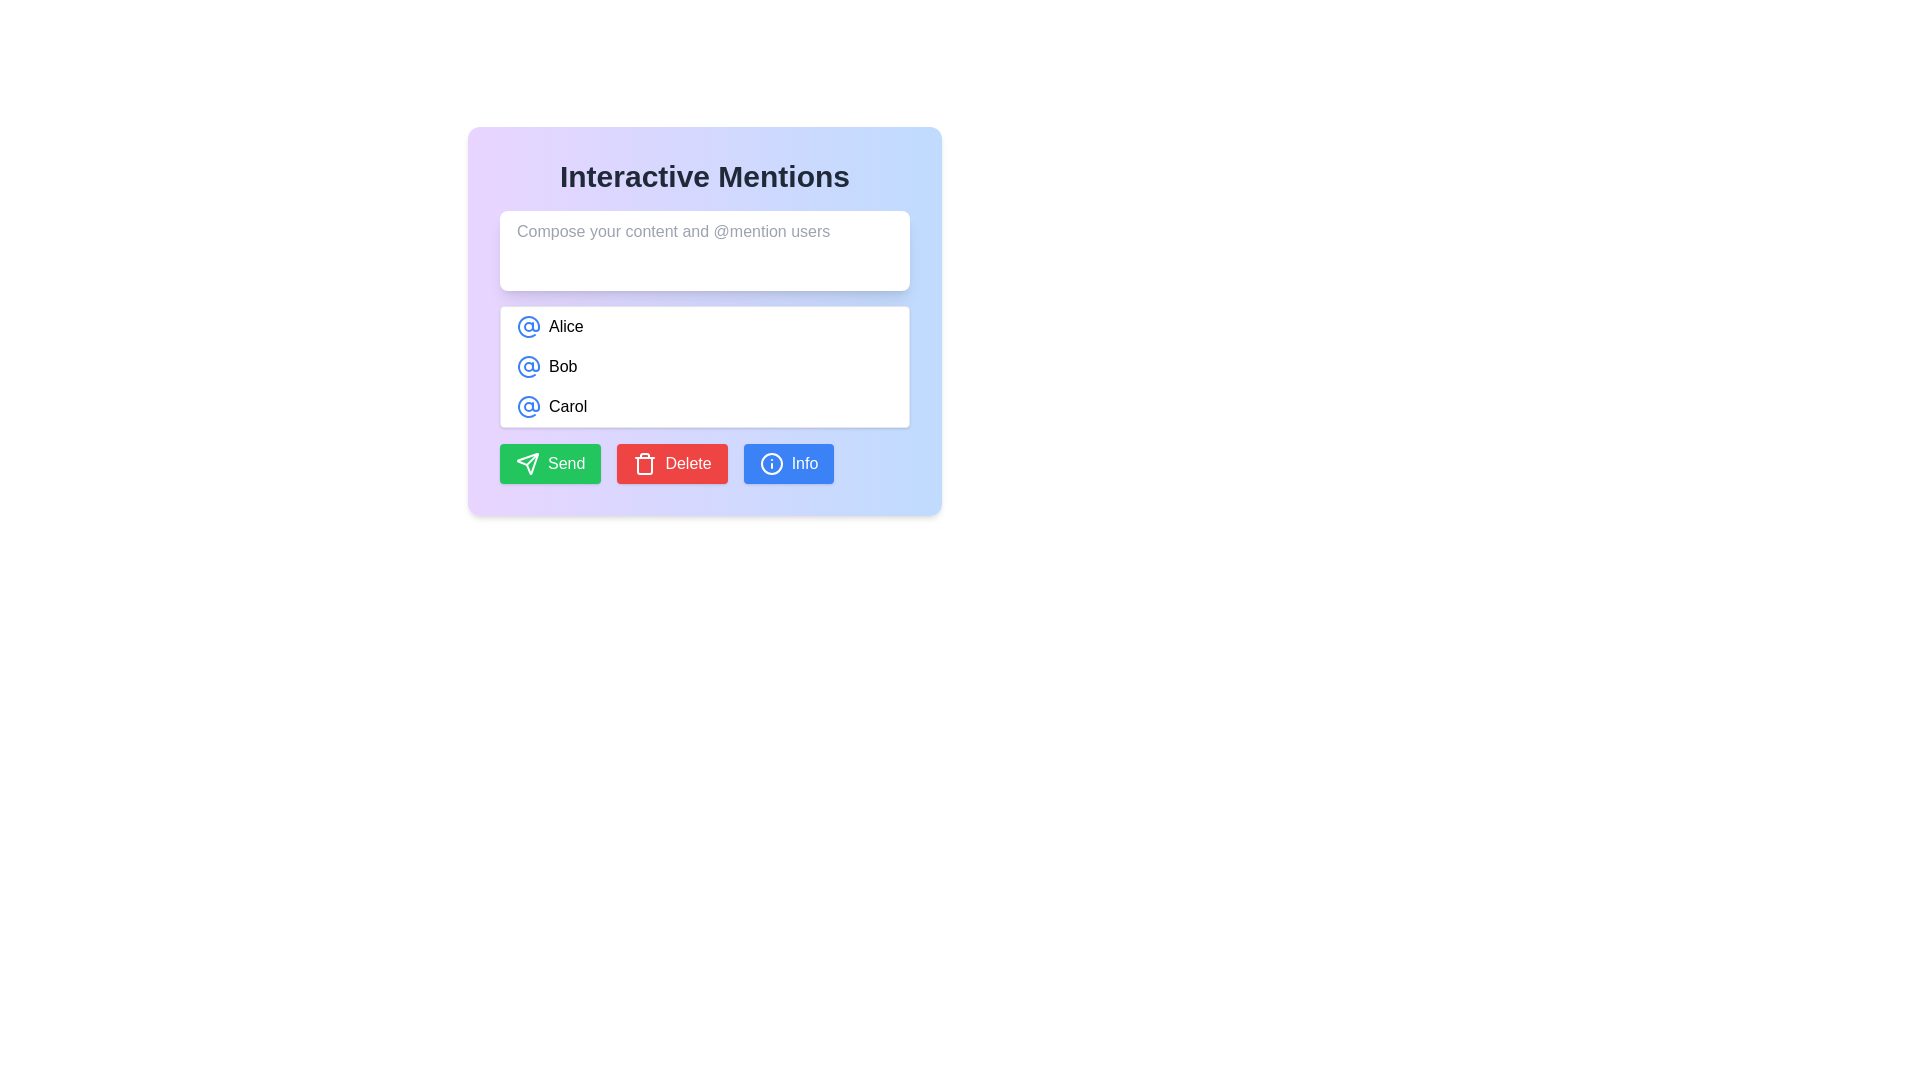 The image size is (1920, 1080). What do you see at coordinates (528, 406) in the screenshot?
I see `the user mention icon for 'Carol', which is the third item in the user mention list` at bounding box center [528, 406].